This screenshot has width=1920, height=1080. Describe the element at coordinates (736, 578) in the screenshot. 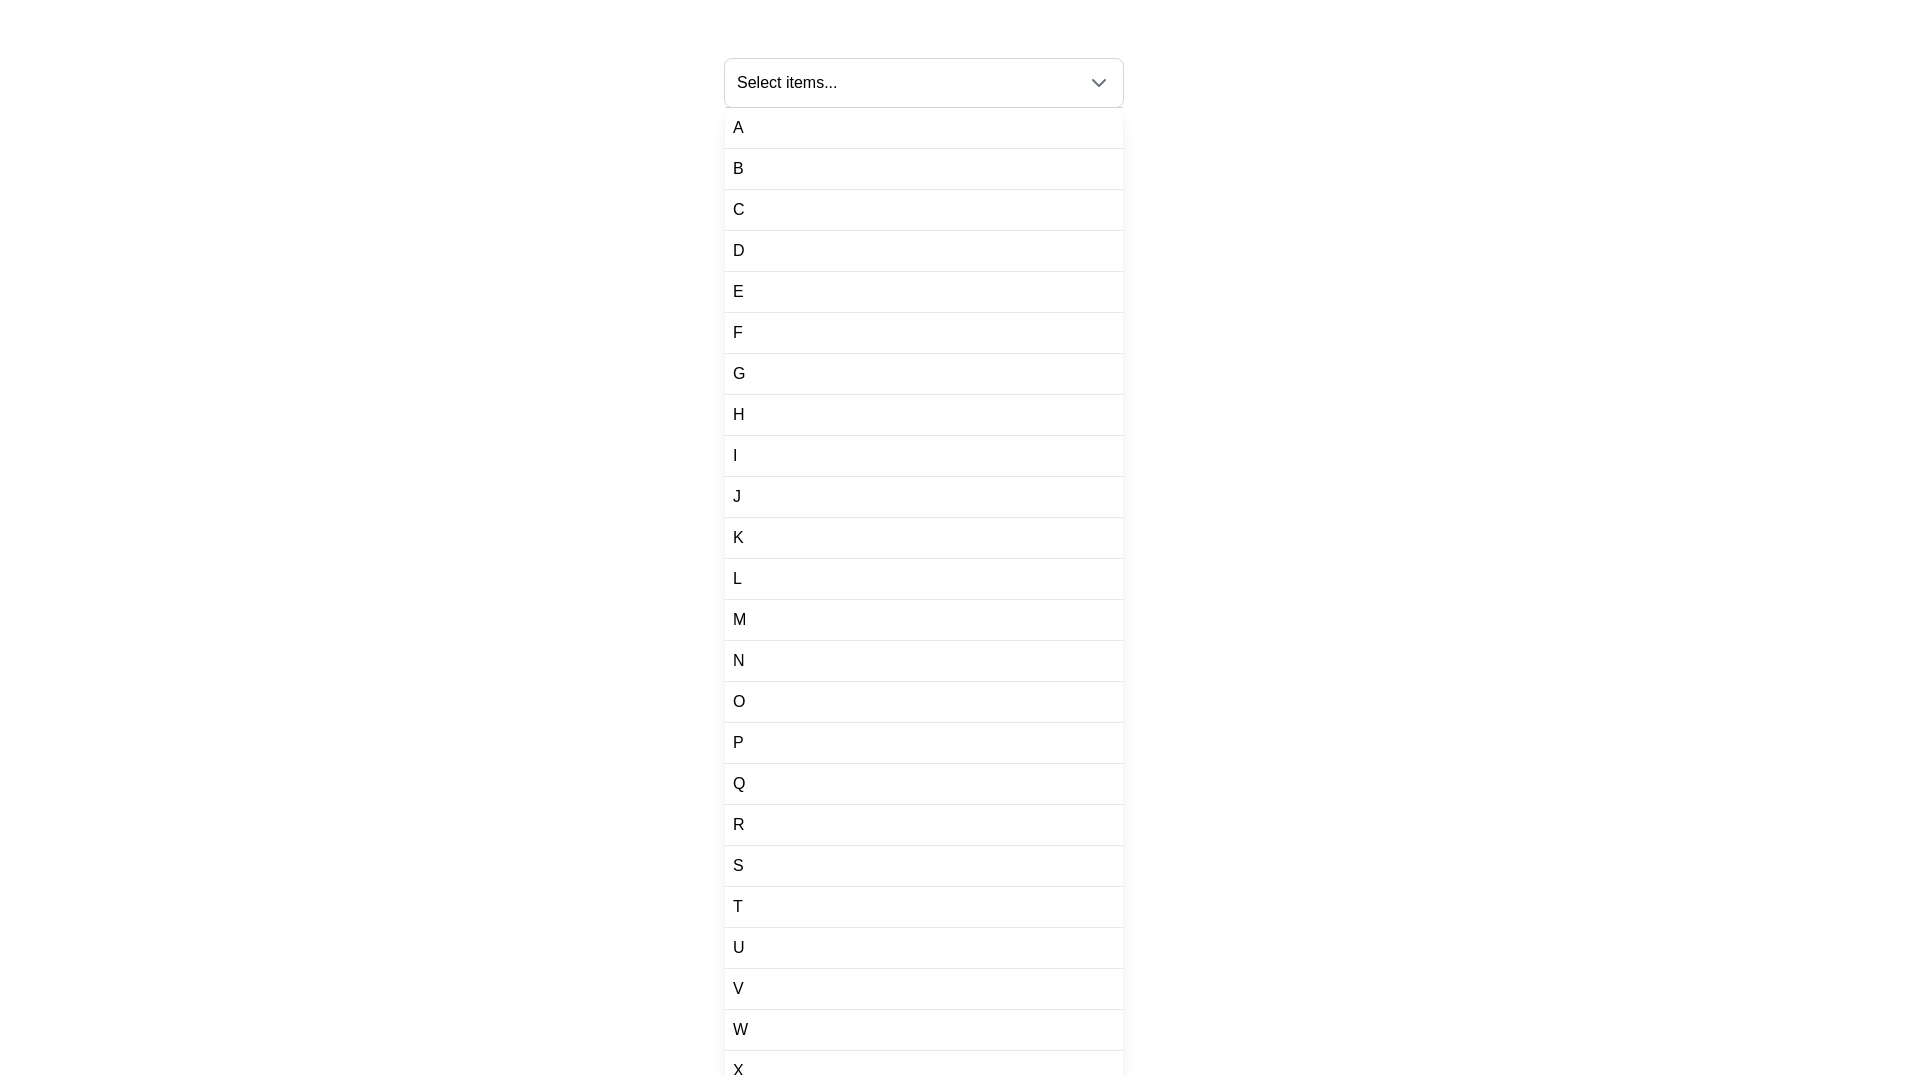

I see `the text label 'L' which is positioned between the elements labeled 'K' and 'M' in a vertical list interface` at that location.